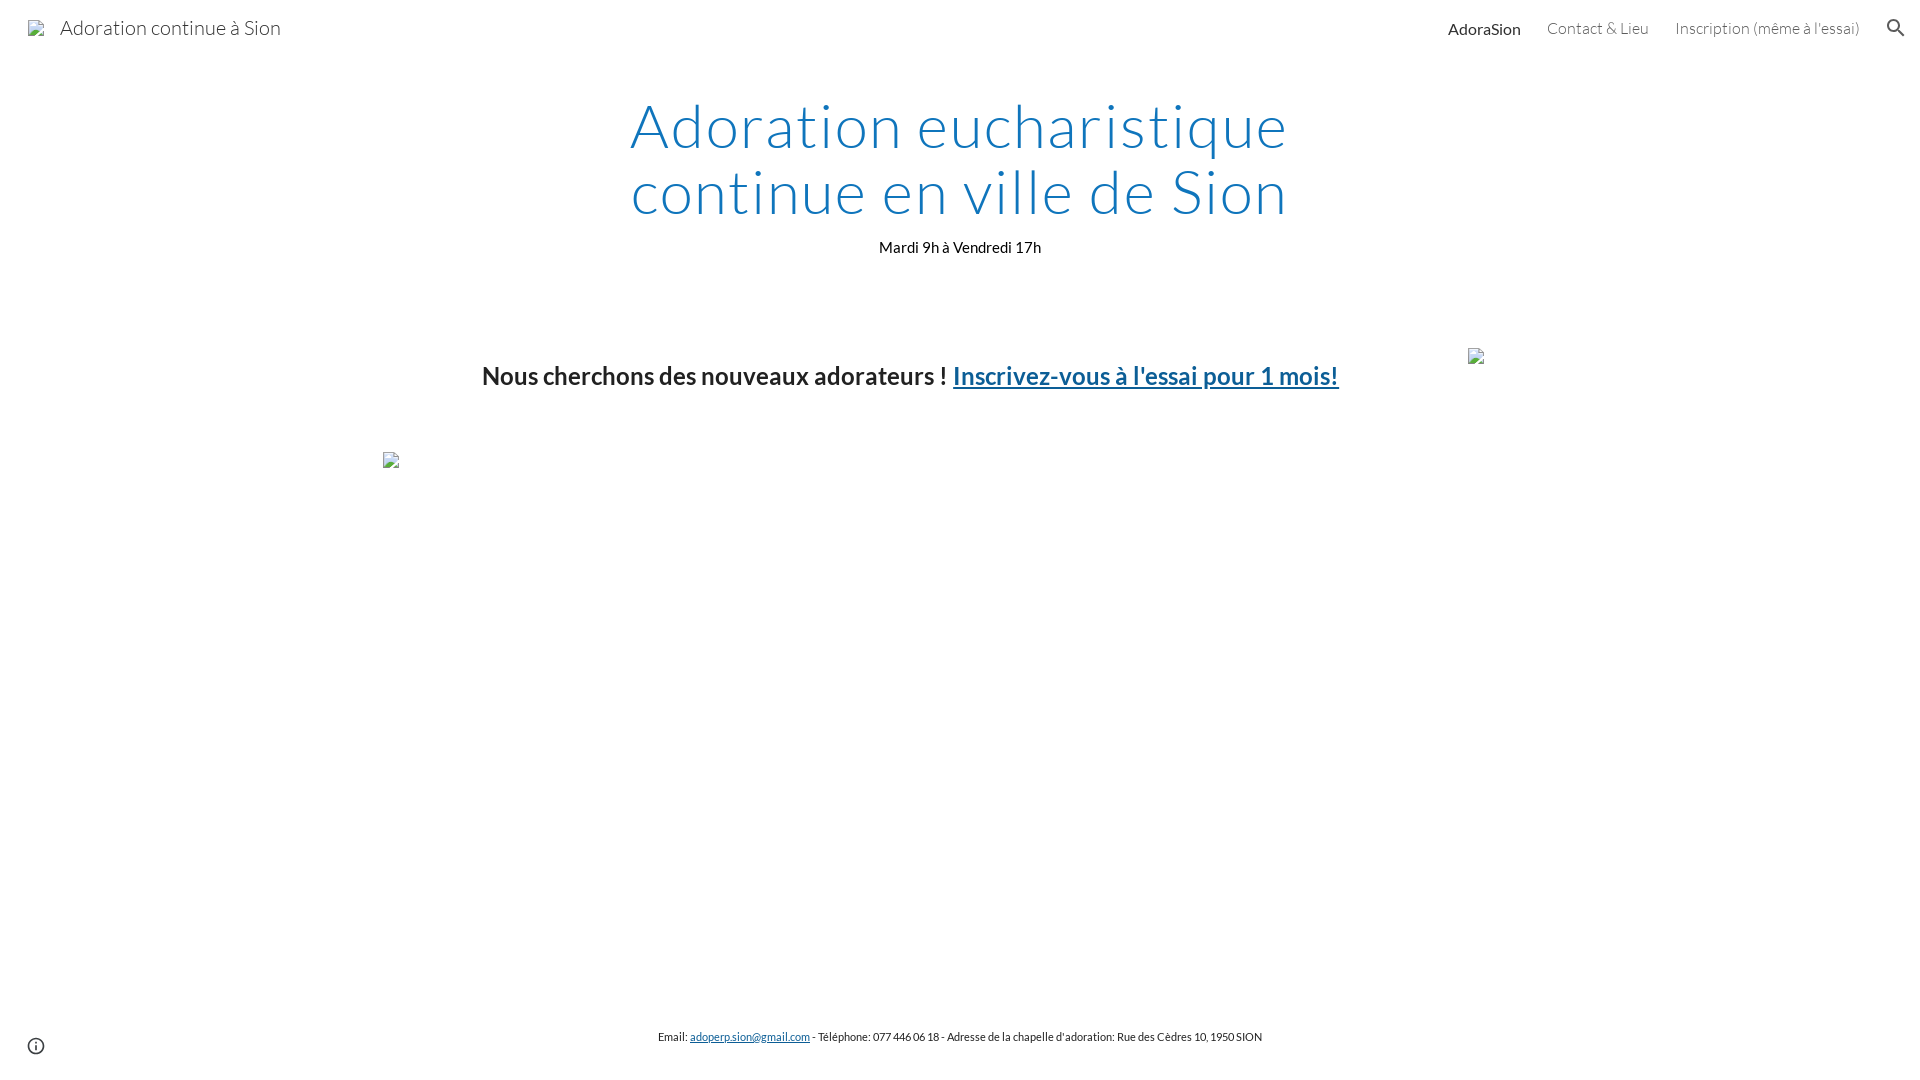  I want to click on 'adoperp.sion@gmail.com', so click(748, 1035).